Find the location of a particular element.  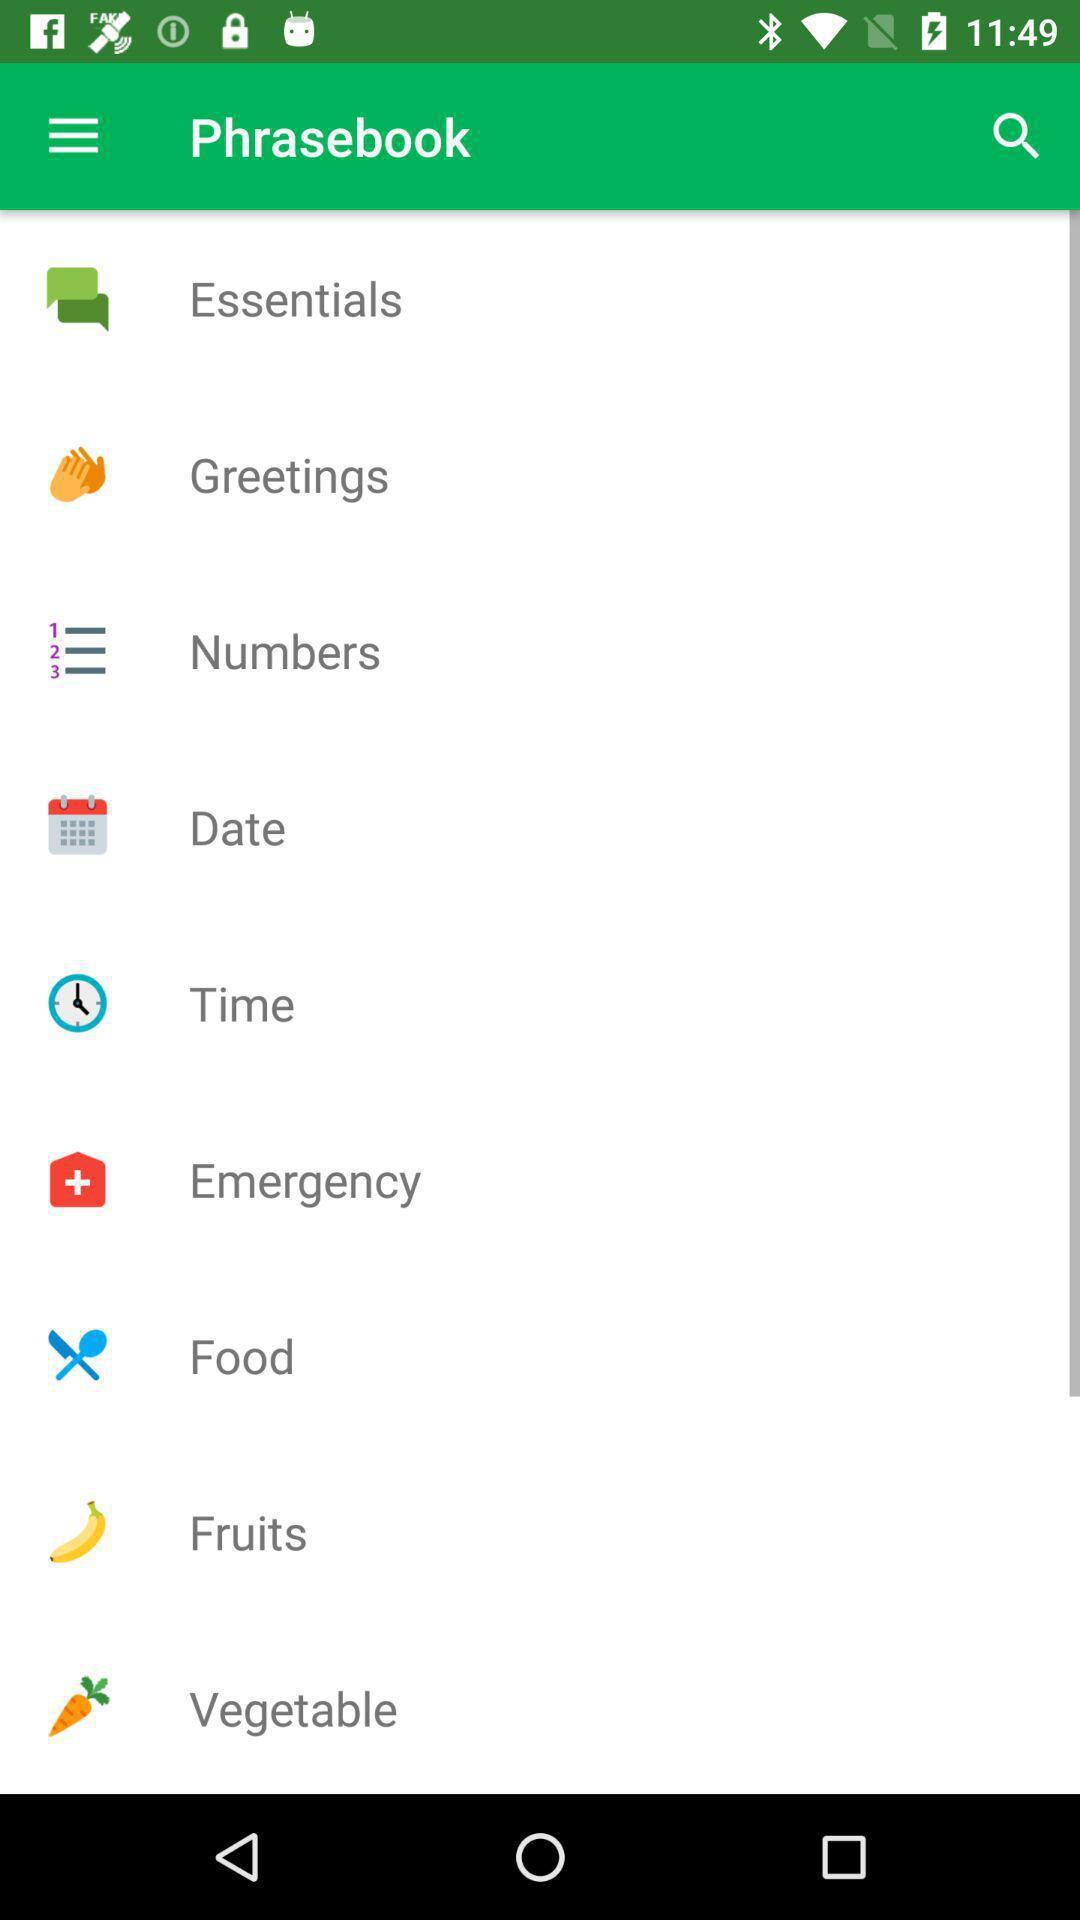

show food phrases is located at coordinates (76, 1355).